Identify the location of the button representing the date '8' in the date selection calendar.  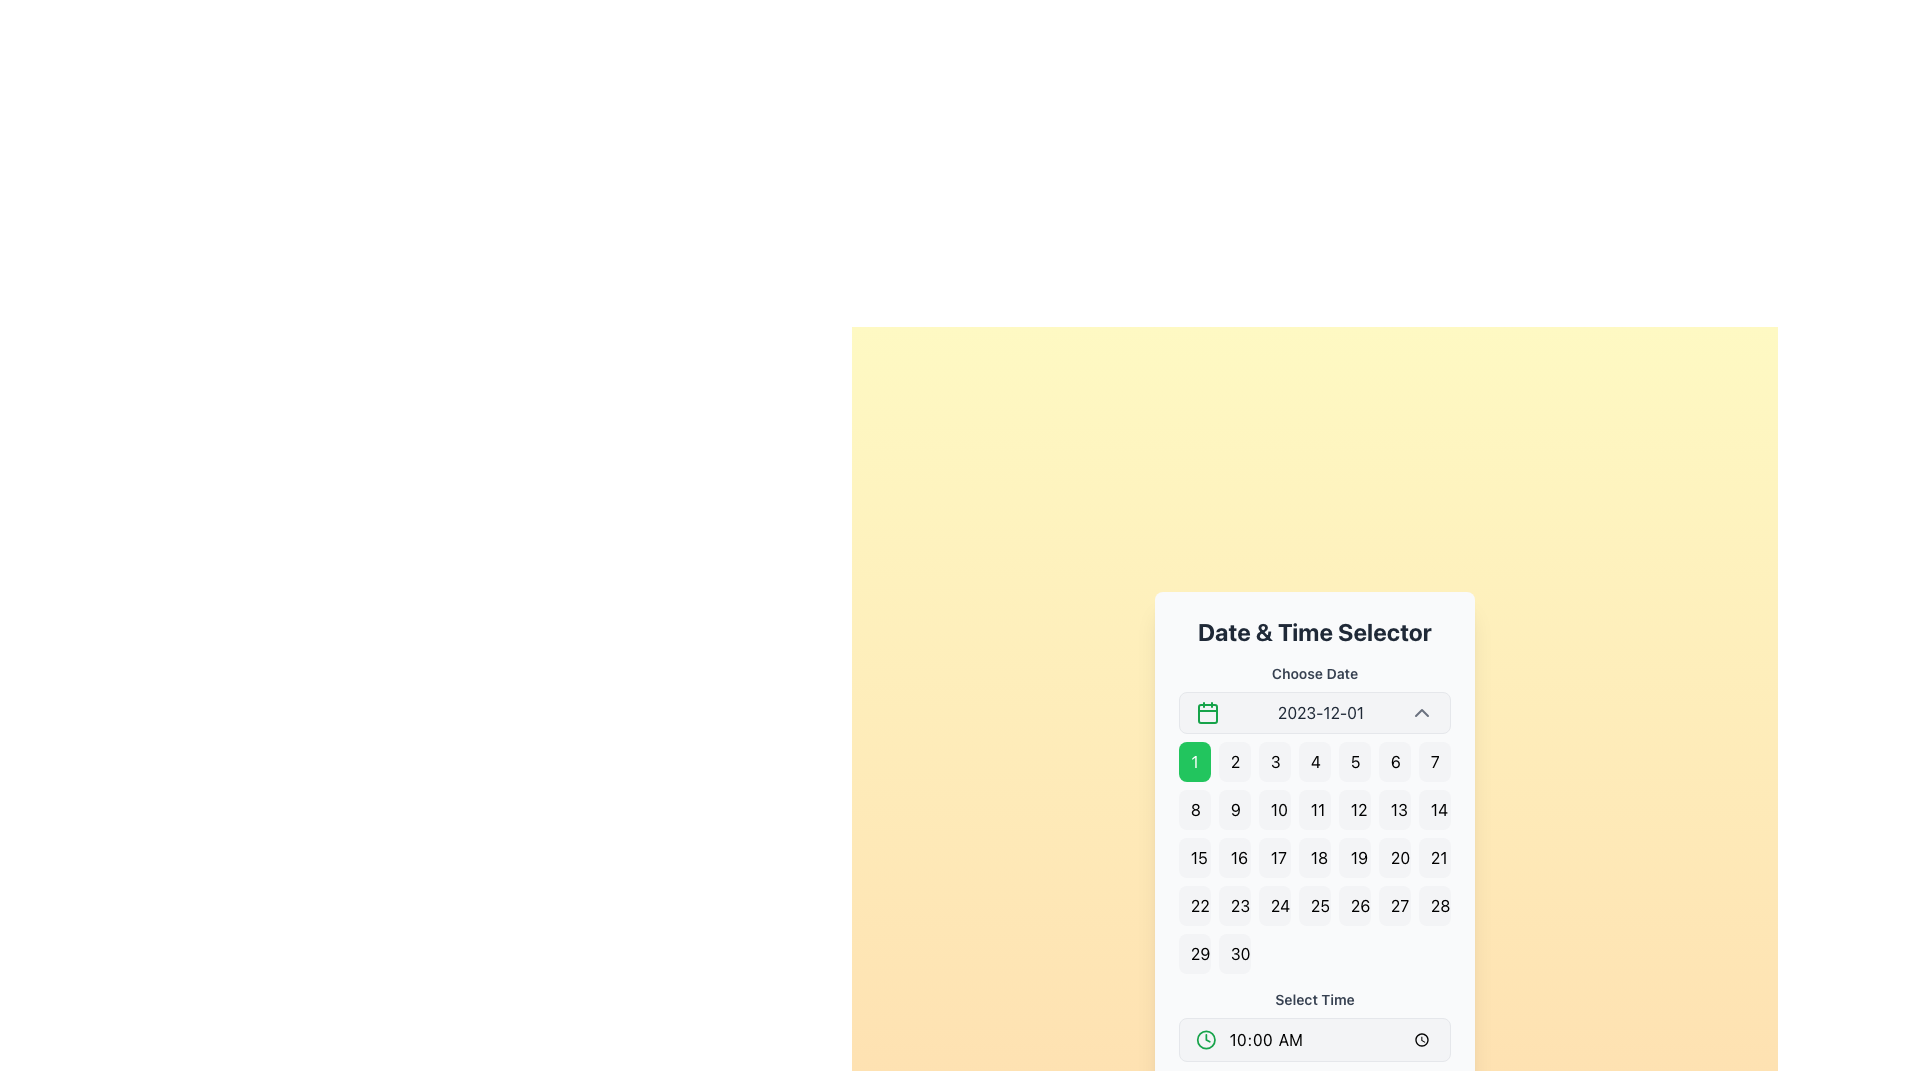
(1195, 810).